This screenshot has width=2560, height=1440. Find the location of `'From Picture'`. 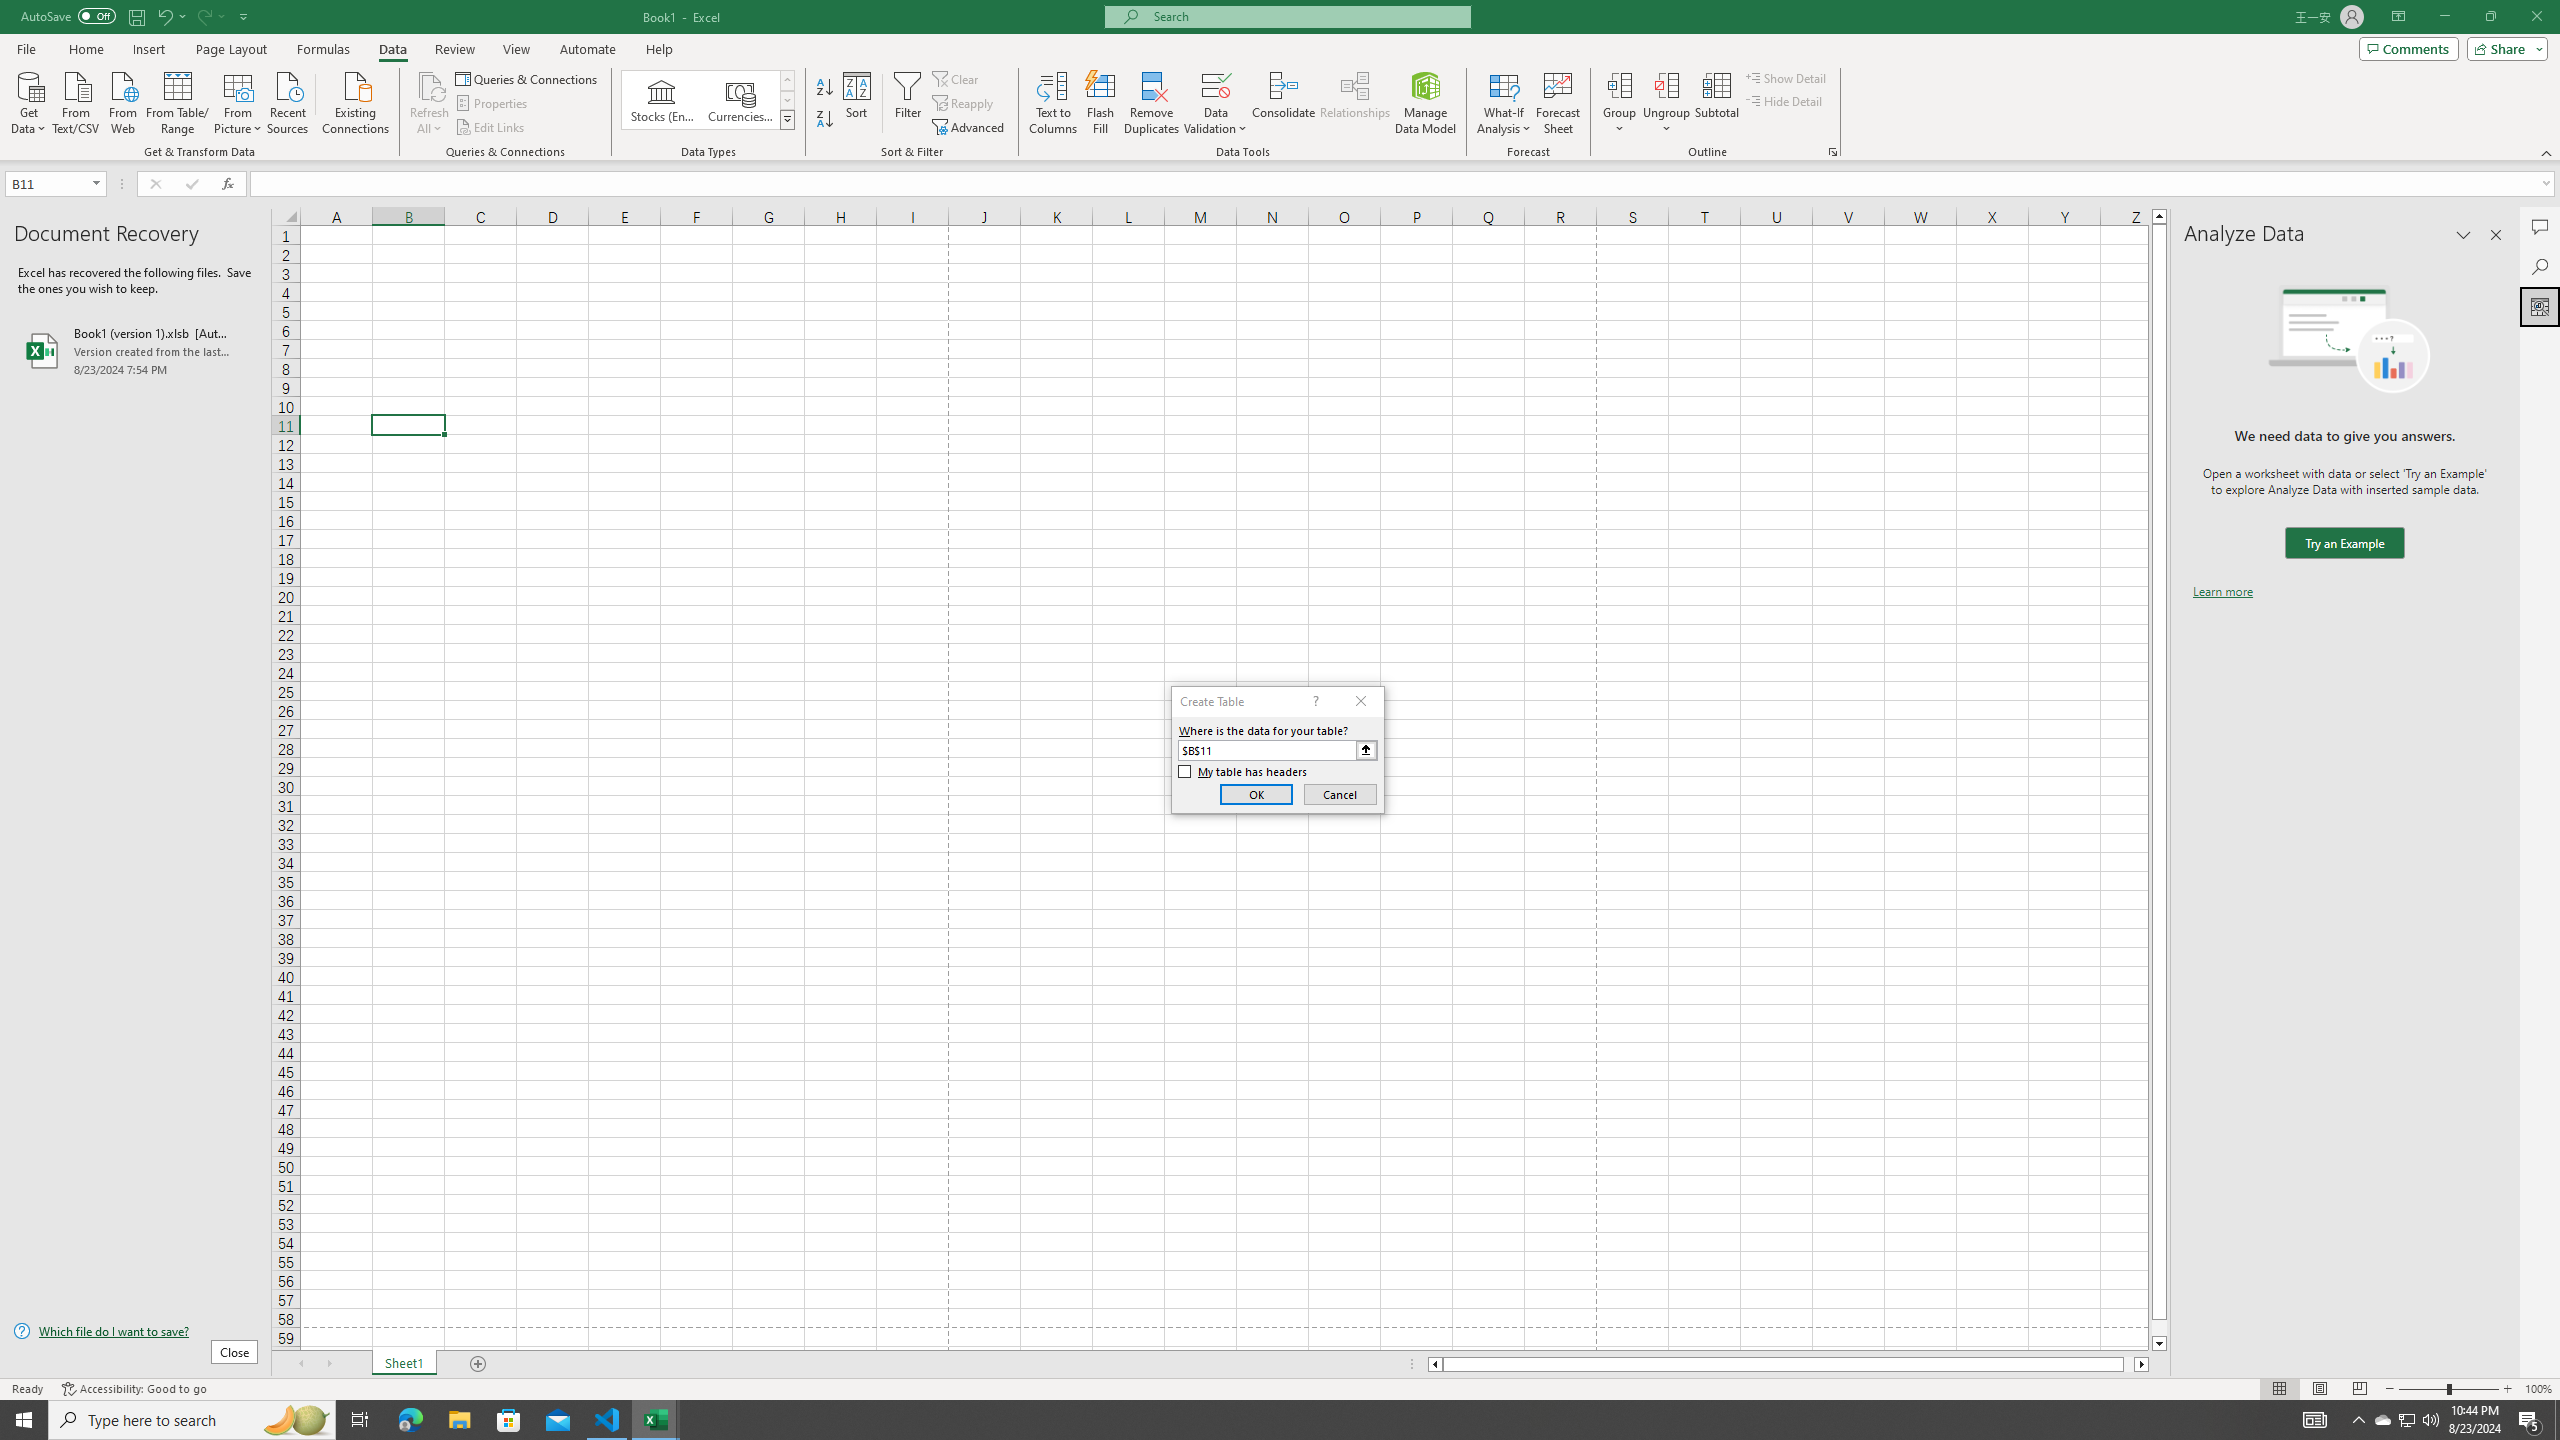

'From Picture' is located at coordinates (239, 100).